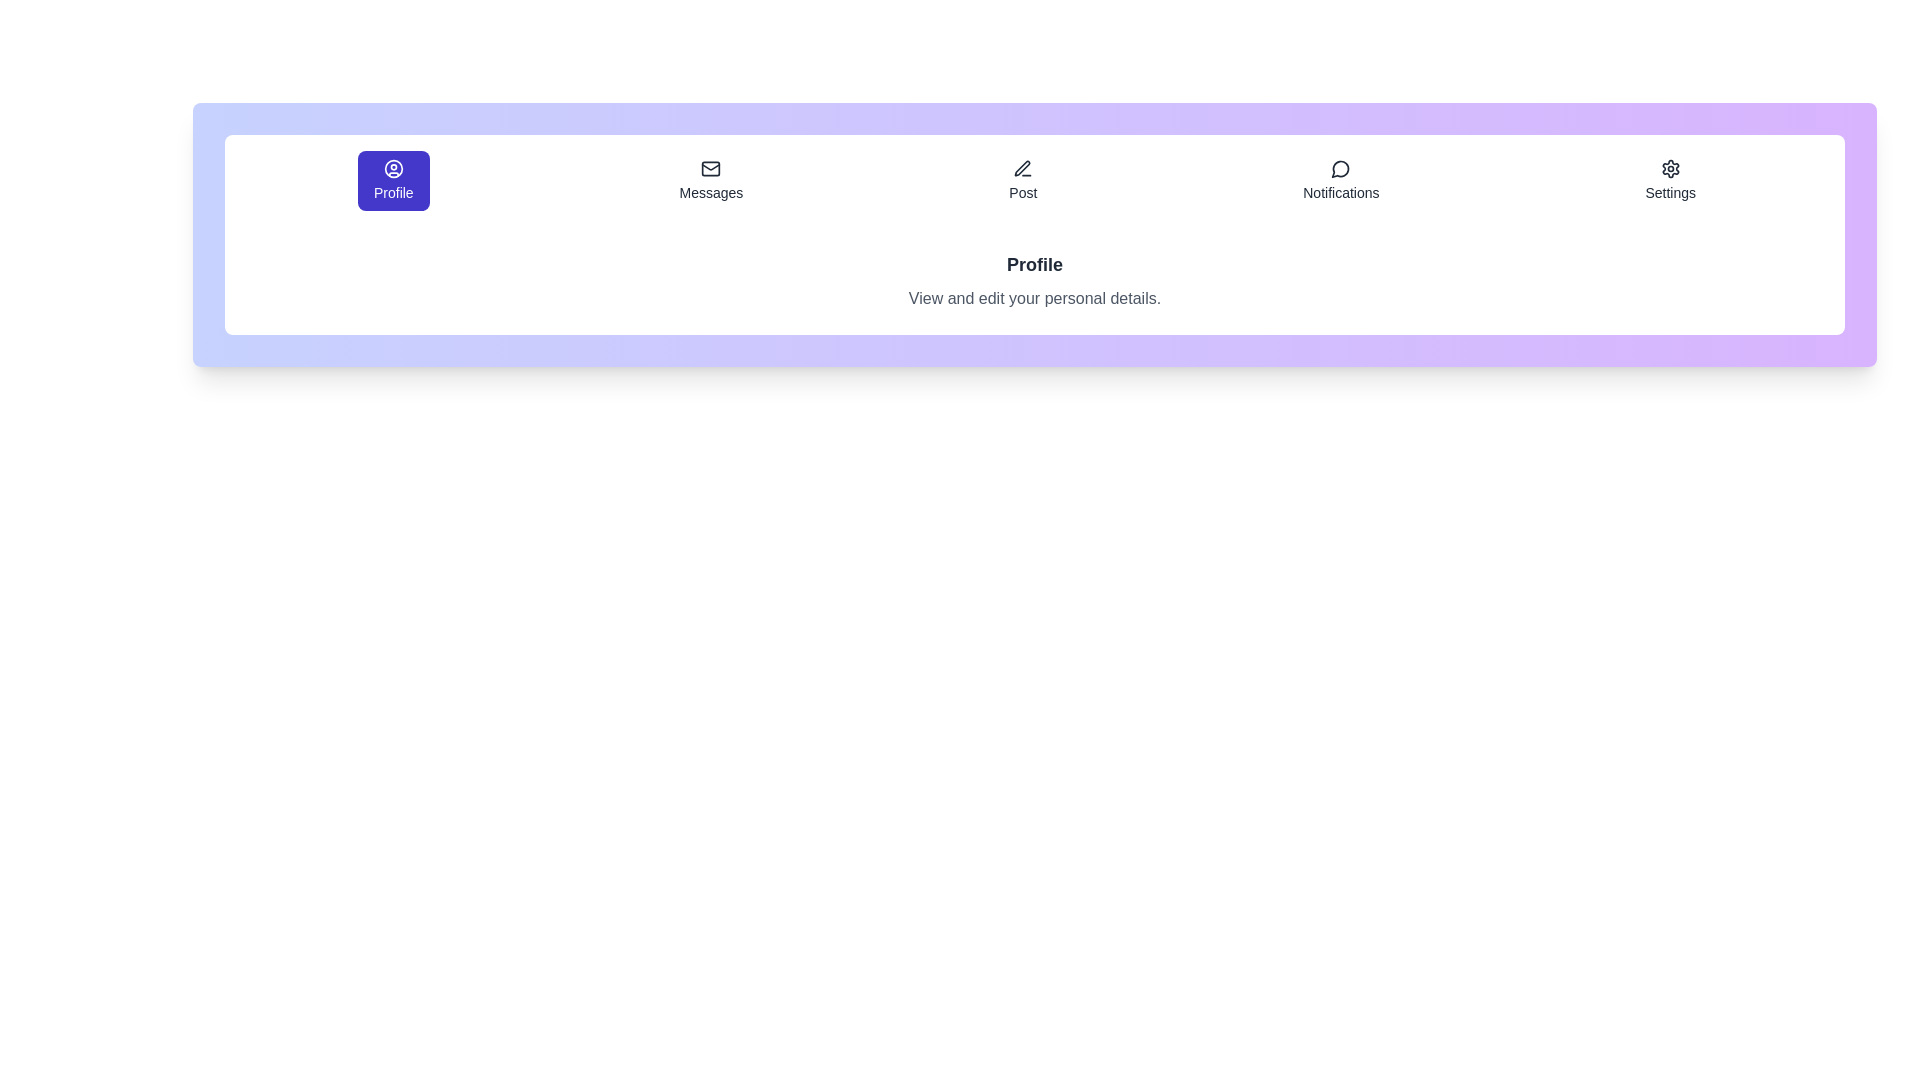  Describe the element at coordinates (1670, 181) in the screenshot. I see `the Settings tab by clicking on its button` at that location.